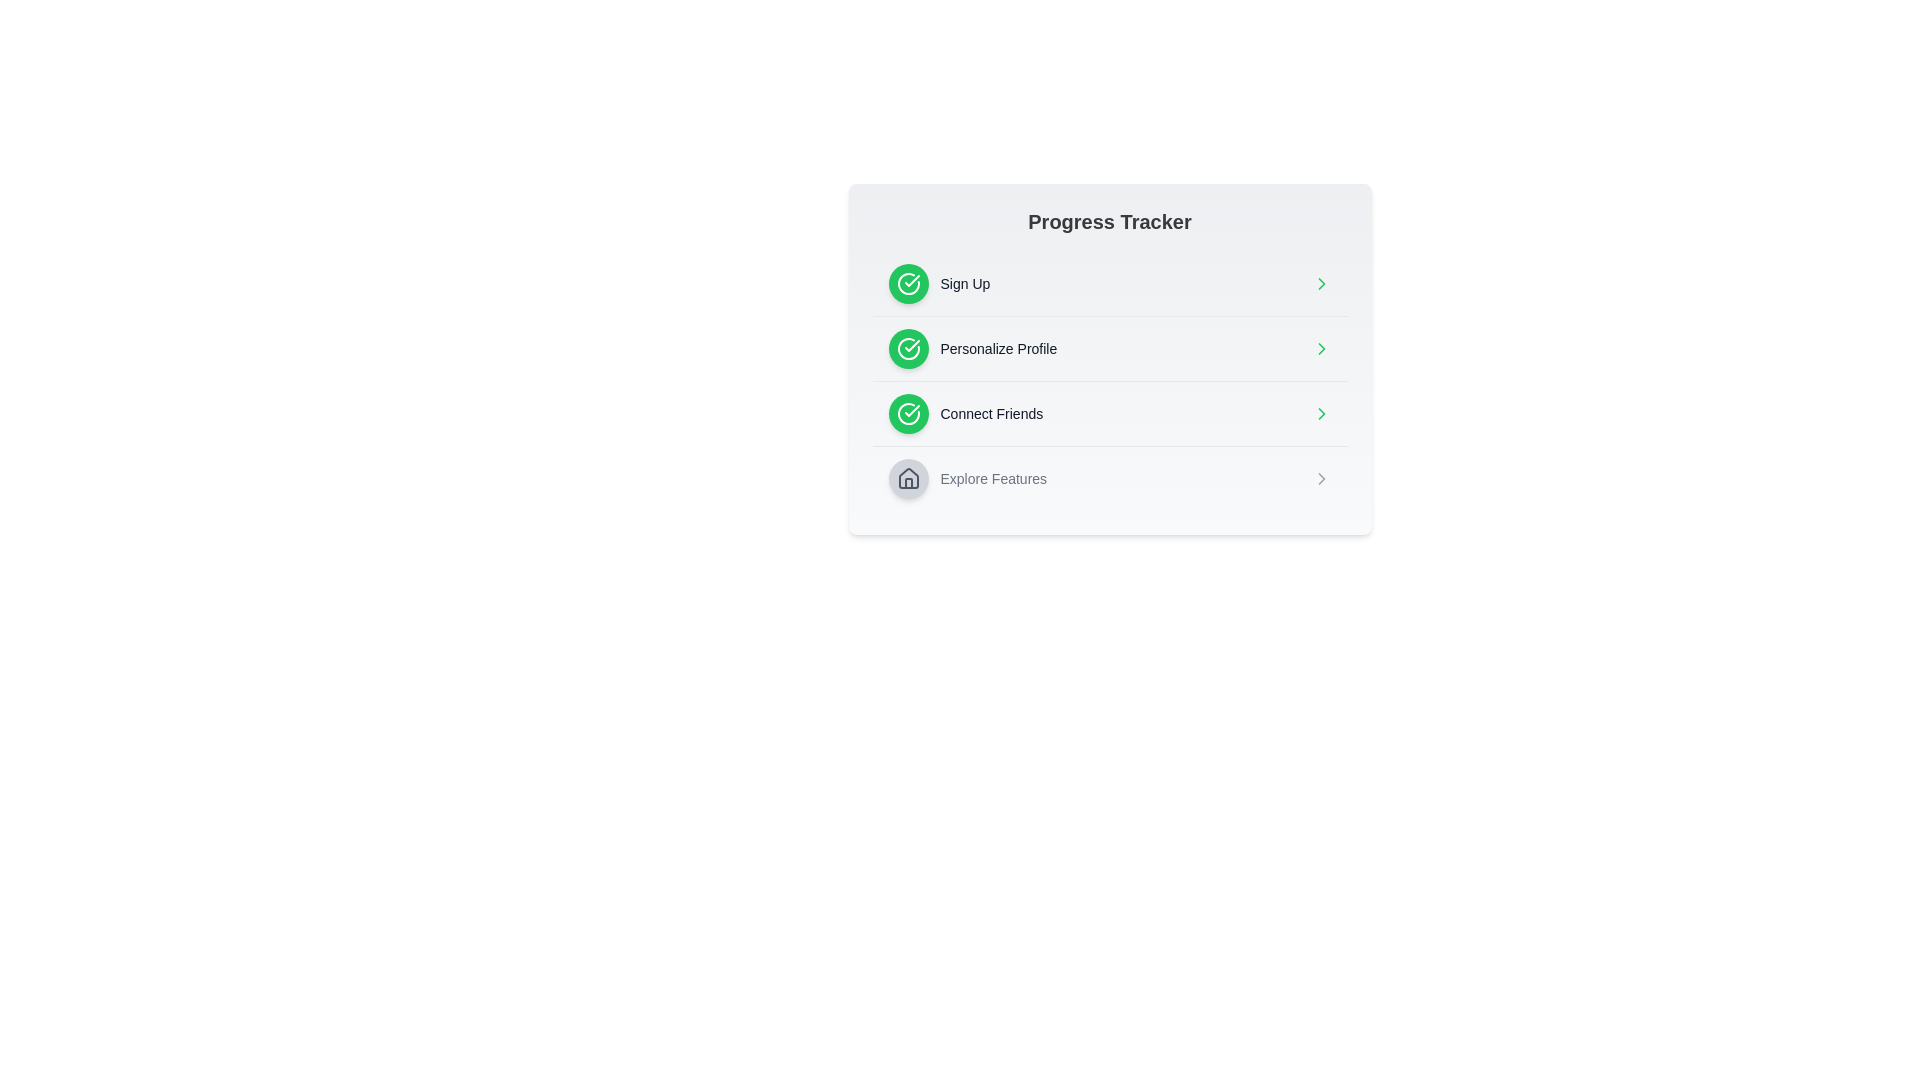 The image size is (1920, 1080). What do you see at coordinates (1108, 478) in the screenshot?
I see `the Navigation item labeled 'Explore Features'` at bounding box center [1108, 478].